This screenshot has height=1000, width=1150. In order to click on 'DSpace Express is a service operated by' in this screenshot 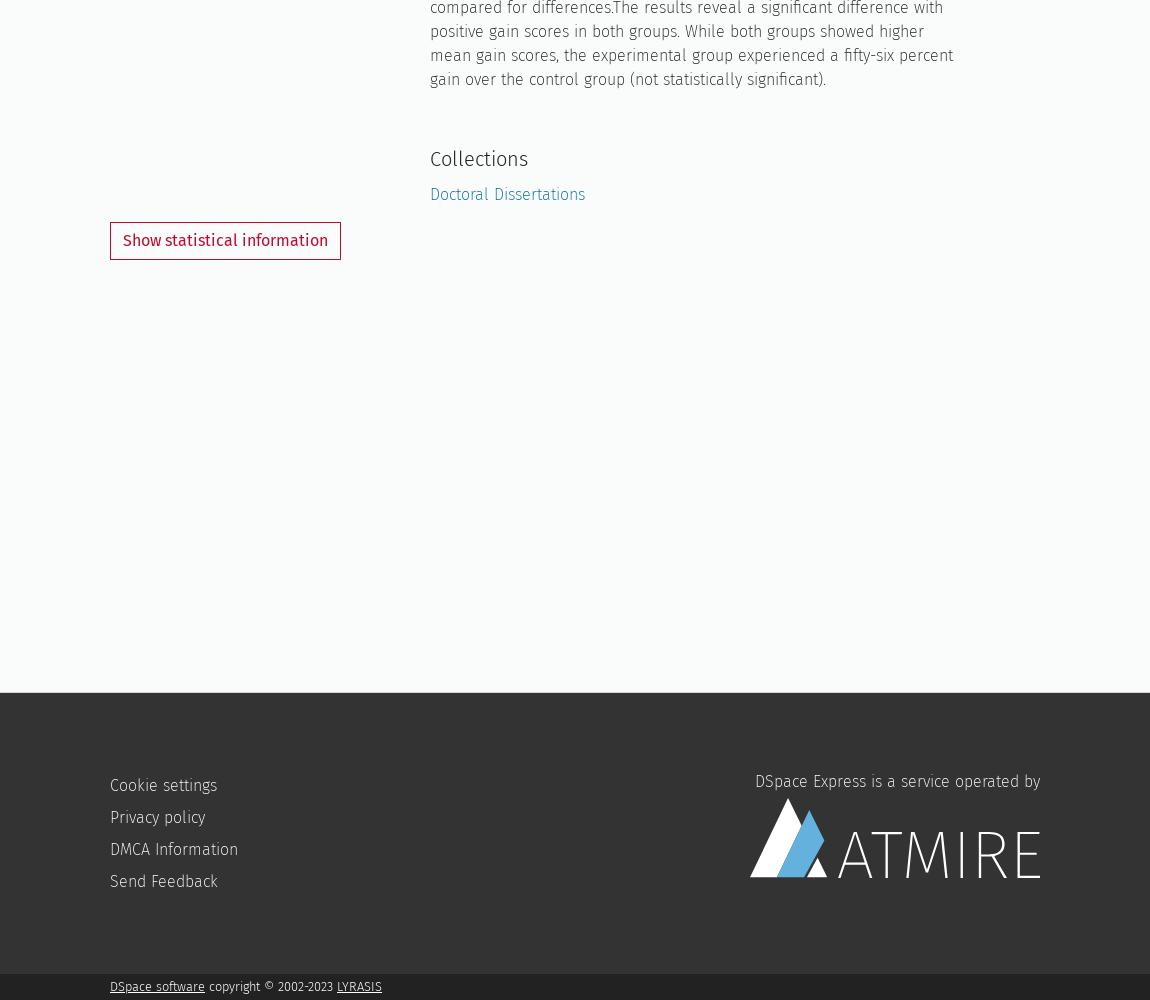, I will do `click(896, 780)`.